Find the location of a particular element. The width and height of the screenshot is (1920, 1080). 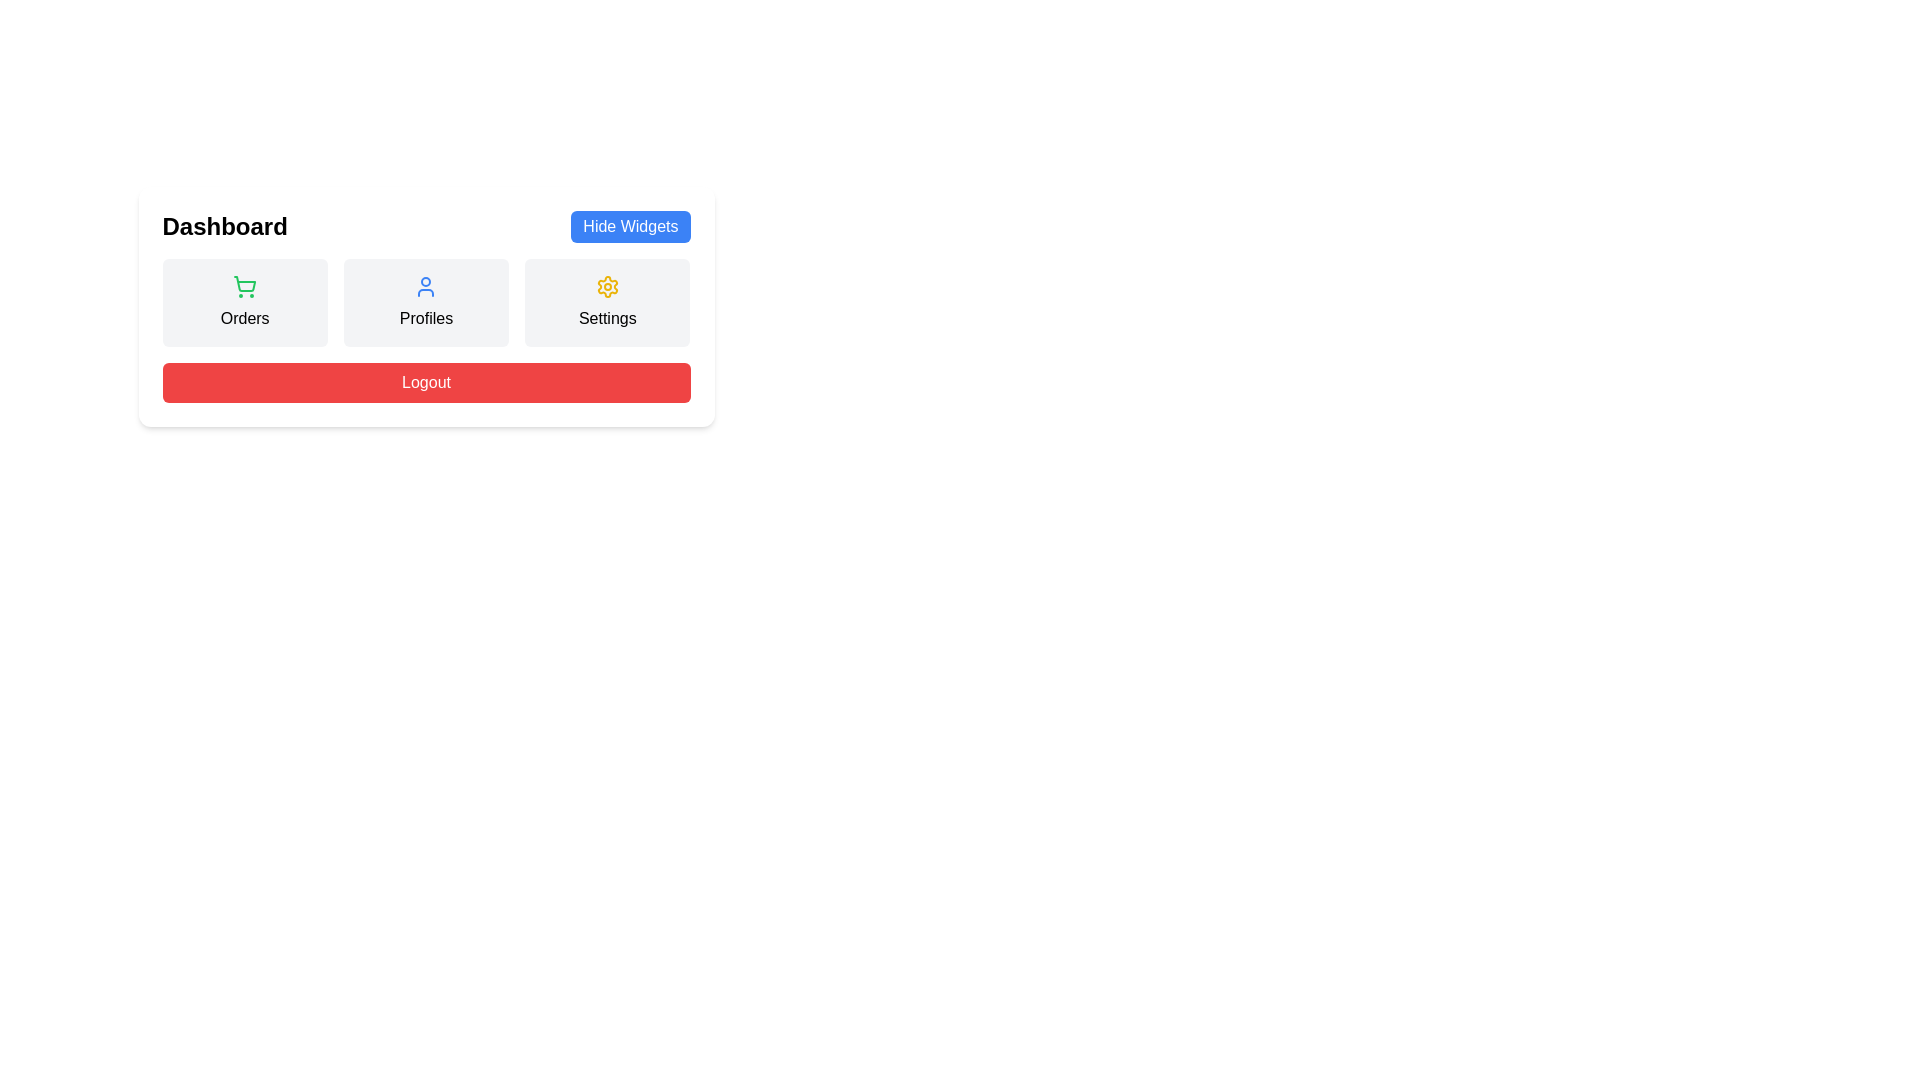

the yellow gear icon representing settings functionality located in the settings section of the dashboard interface, specifically the third option in the row of three cards under the dashboard heading is located at coordinates (606, 286).